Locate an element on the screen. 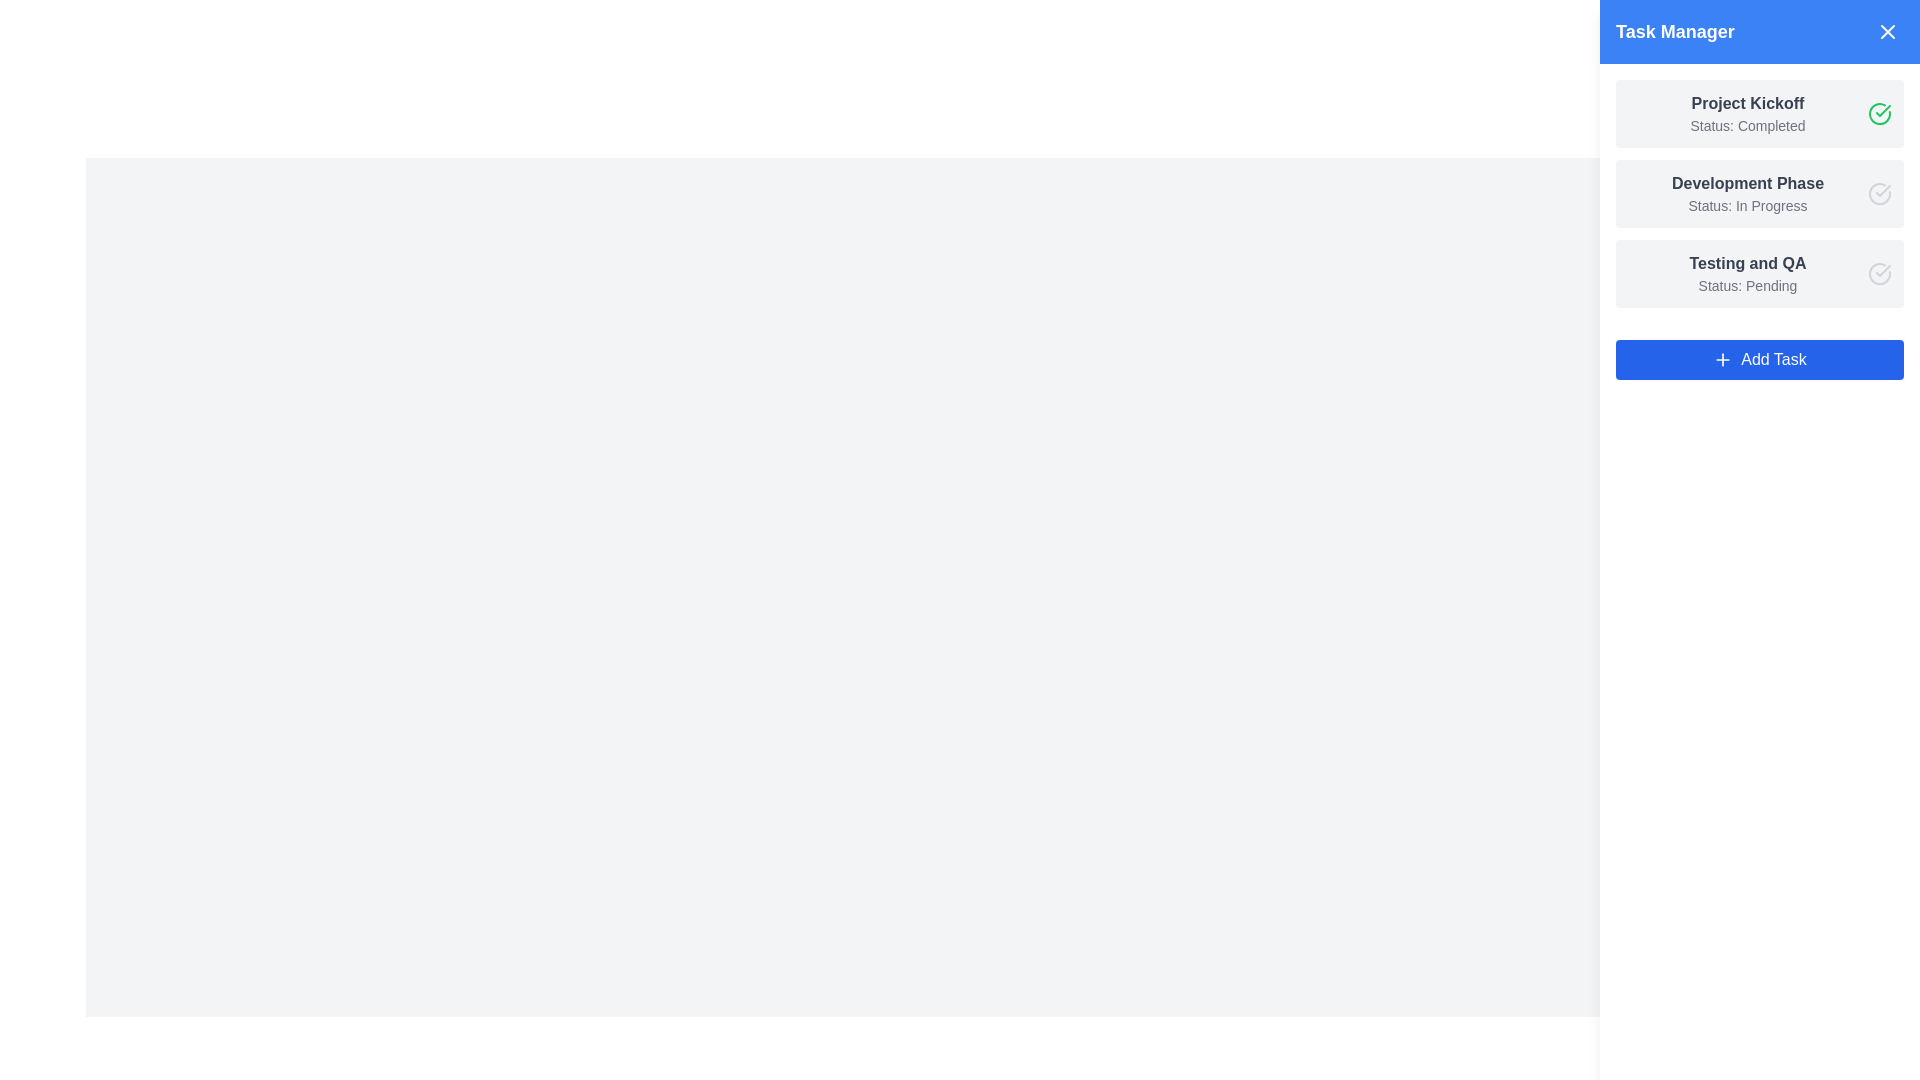  title text 'Project Kickoff' which is styled in bold gray font and positioned at the top of the first task card on the right side of the interface is located at coordinates (1746, 104).